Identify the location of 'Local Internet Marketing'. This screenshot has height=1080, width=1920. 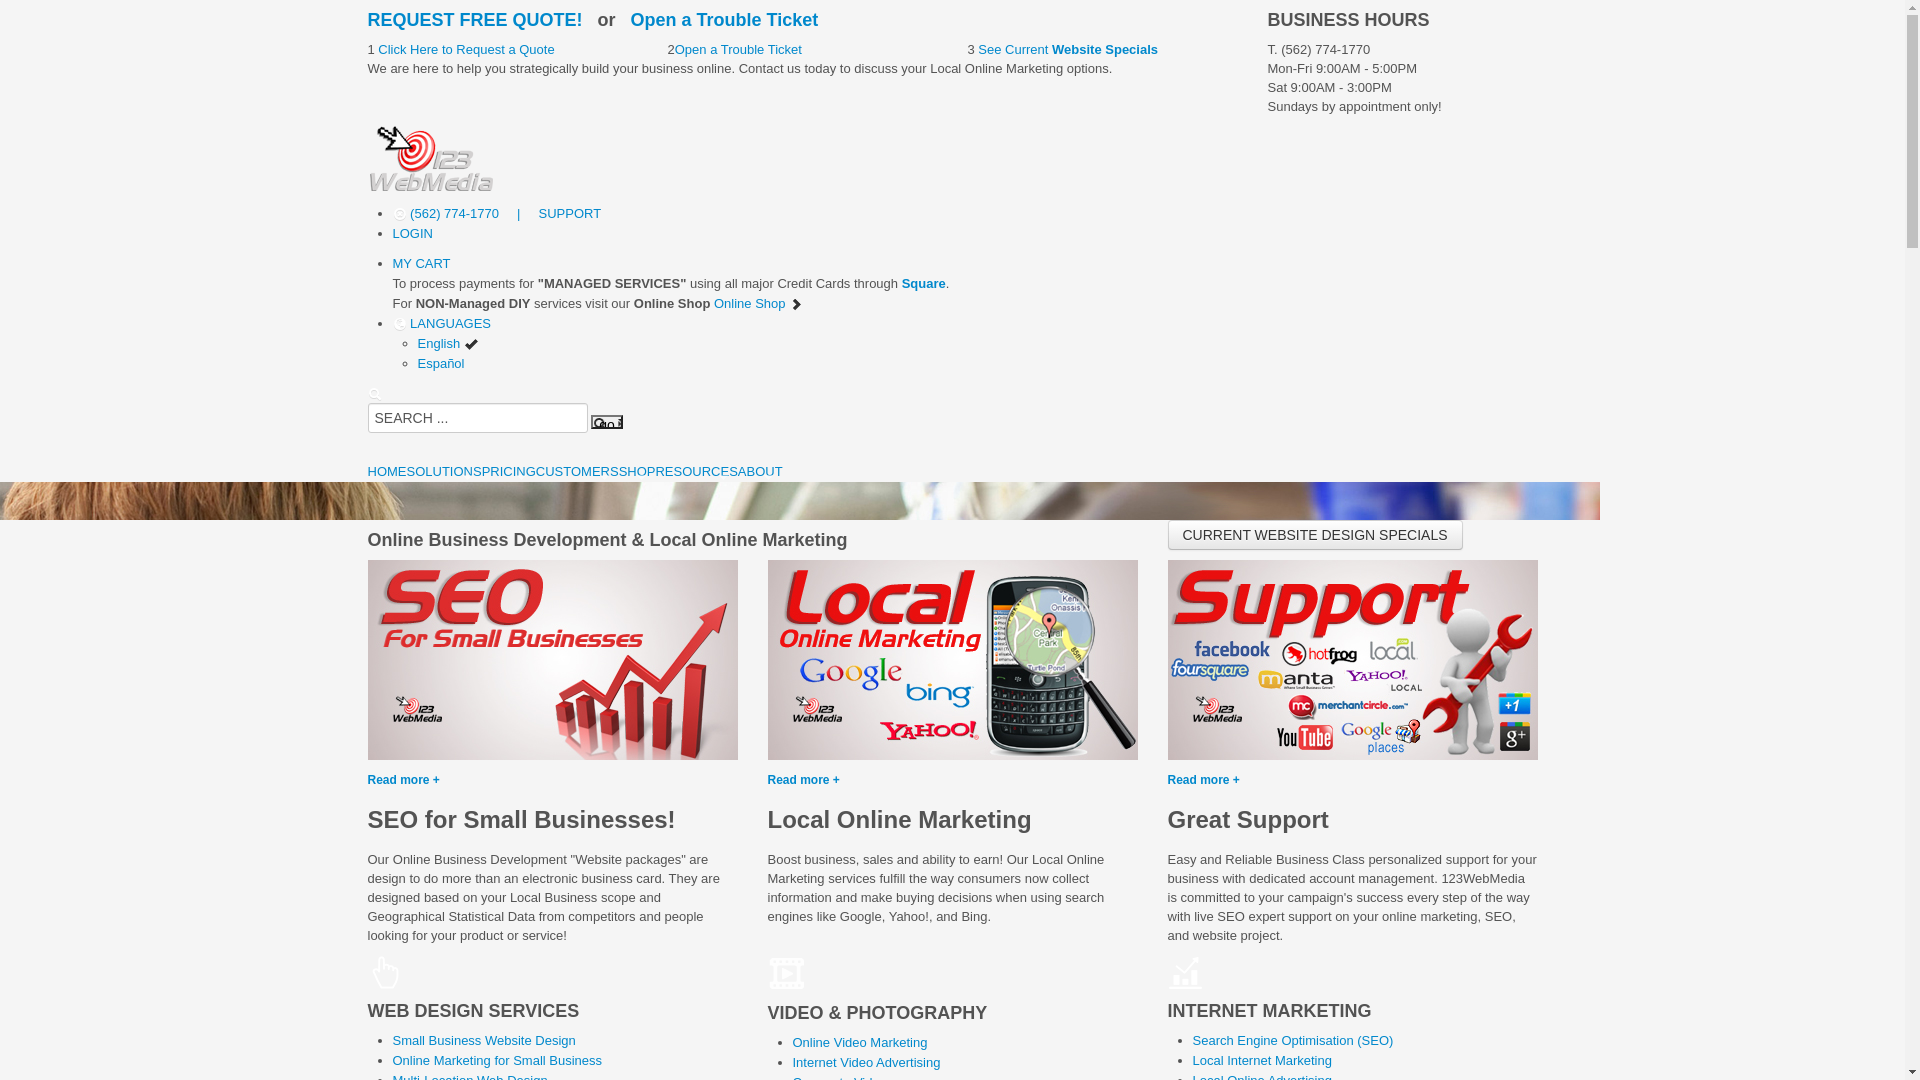
(1260, 1059).